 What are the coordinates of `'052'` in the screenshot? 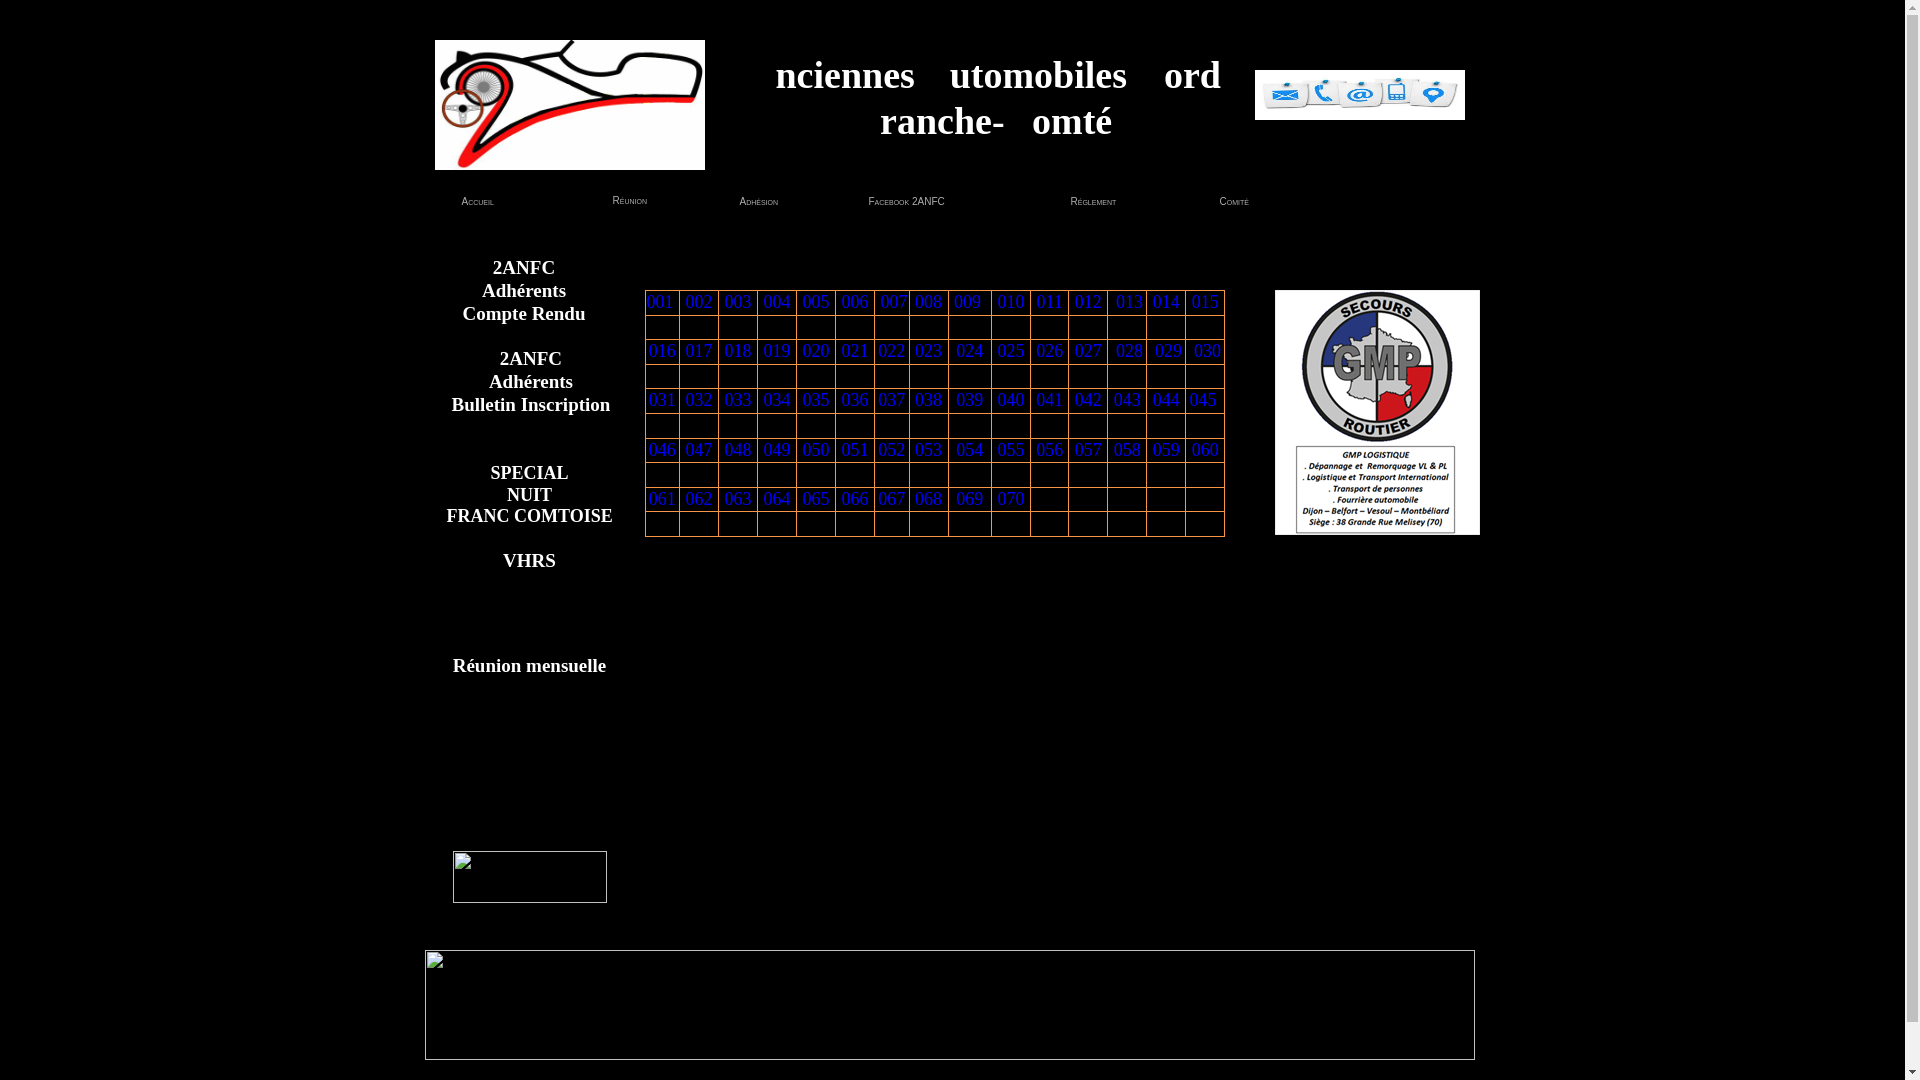 It's located at (878, 450).